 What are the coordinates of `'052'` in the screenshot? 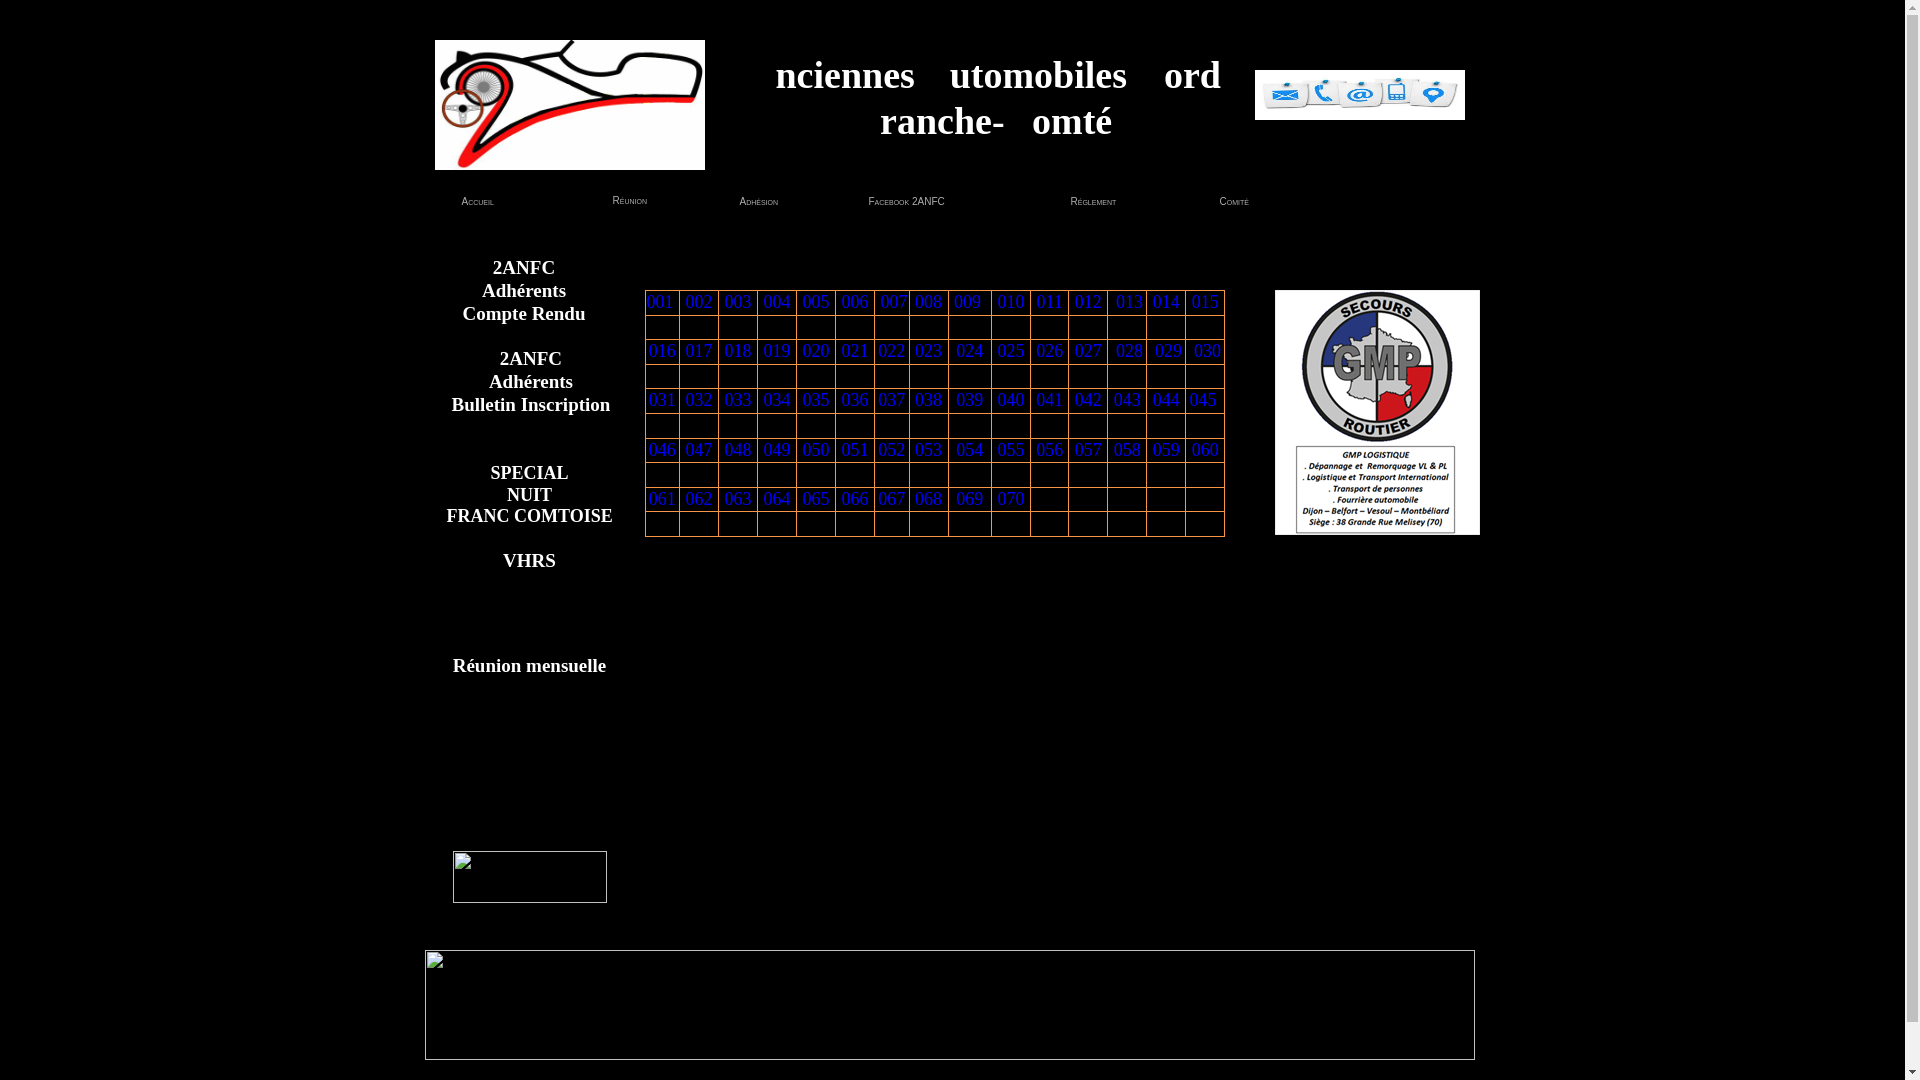 It's located at (878, 450).